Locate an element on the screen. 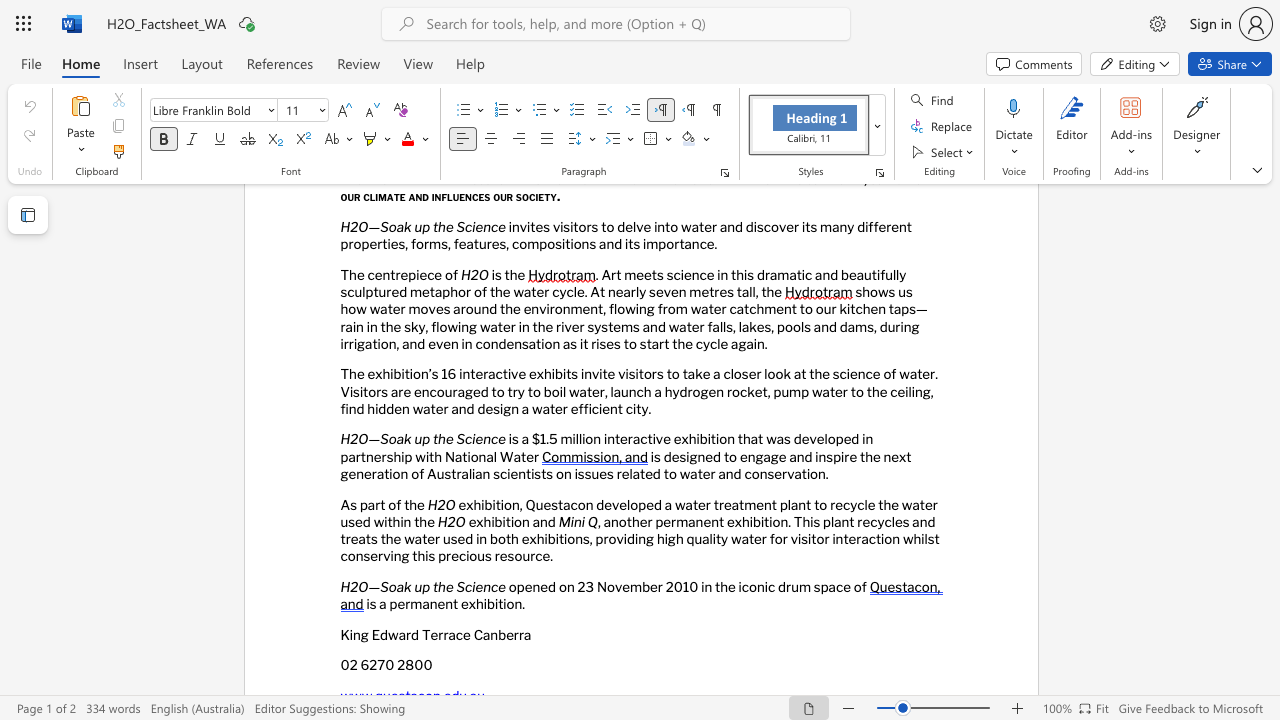  the subset text "cientists on issues related to water and conservati" within the text "is designed to engage and inspire the next generation of Australian scientists on issues related to water and conservation." is located at coordinates (499, 473).